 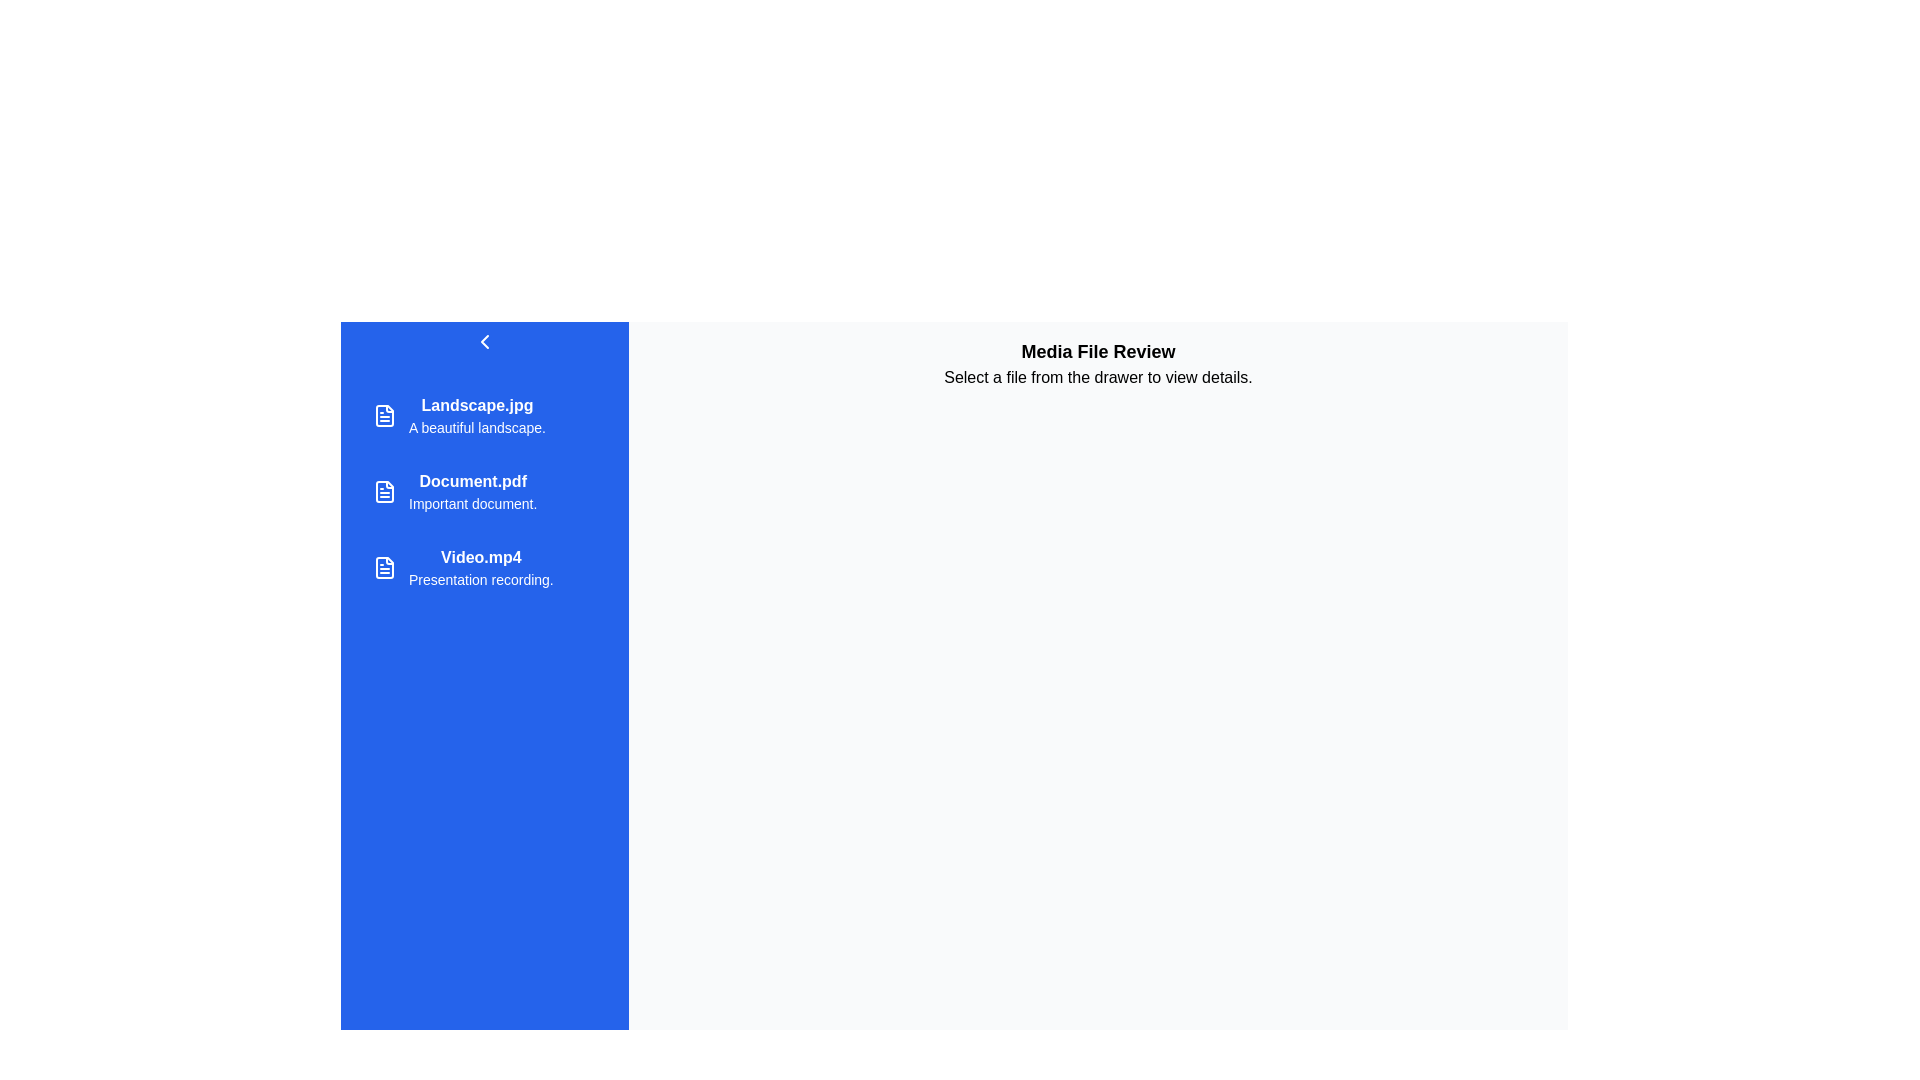 What do you see at coordinates (472, 492) in the screenshot?
I see `the list item displaying 'Document.pdf' with the subtitle 'Important document.'` at bounding box center [472, 492].